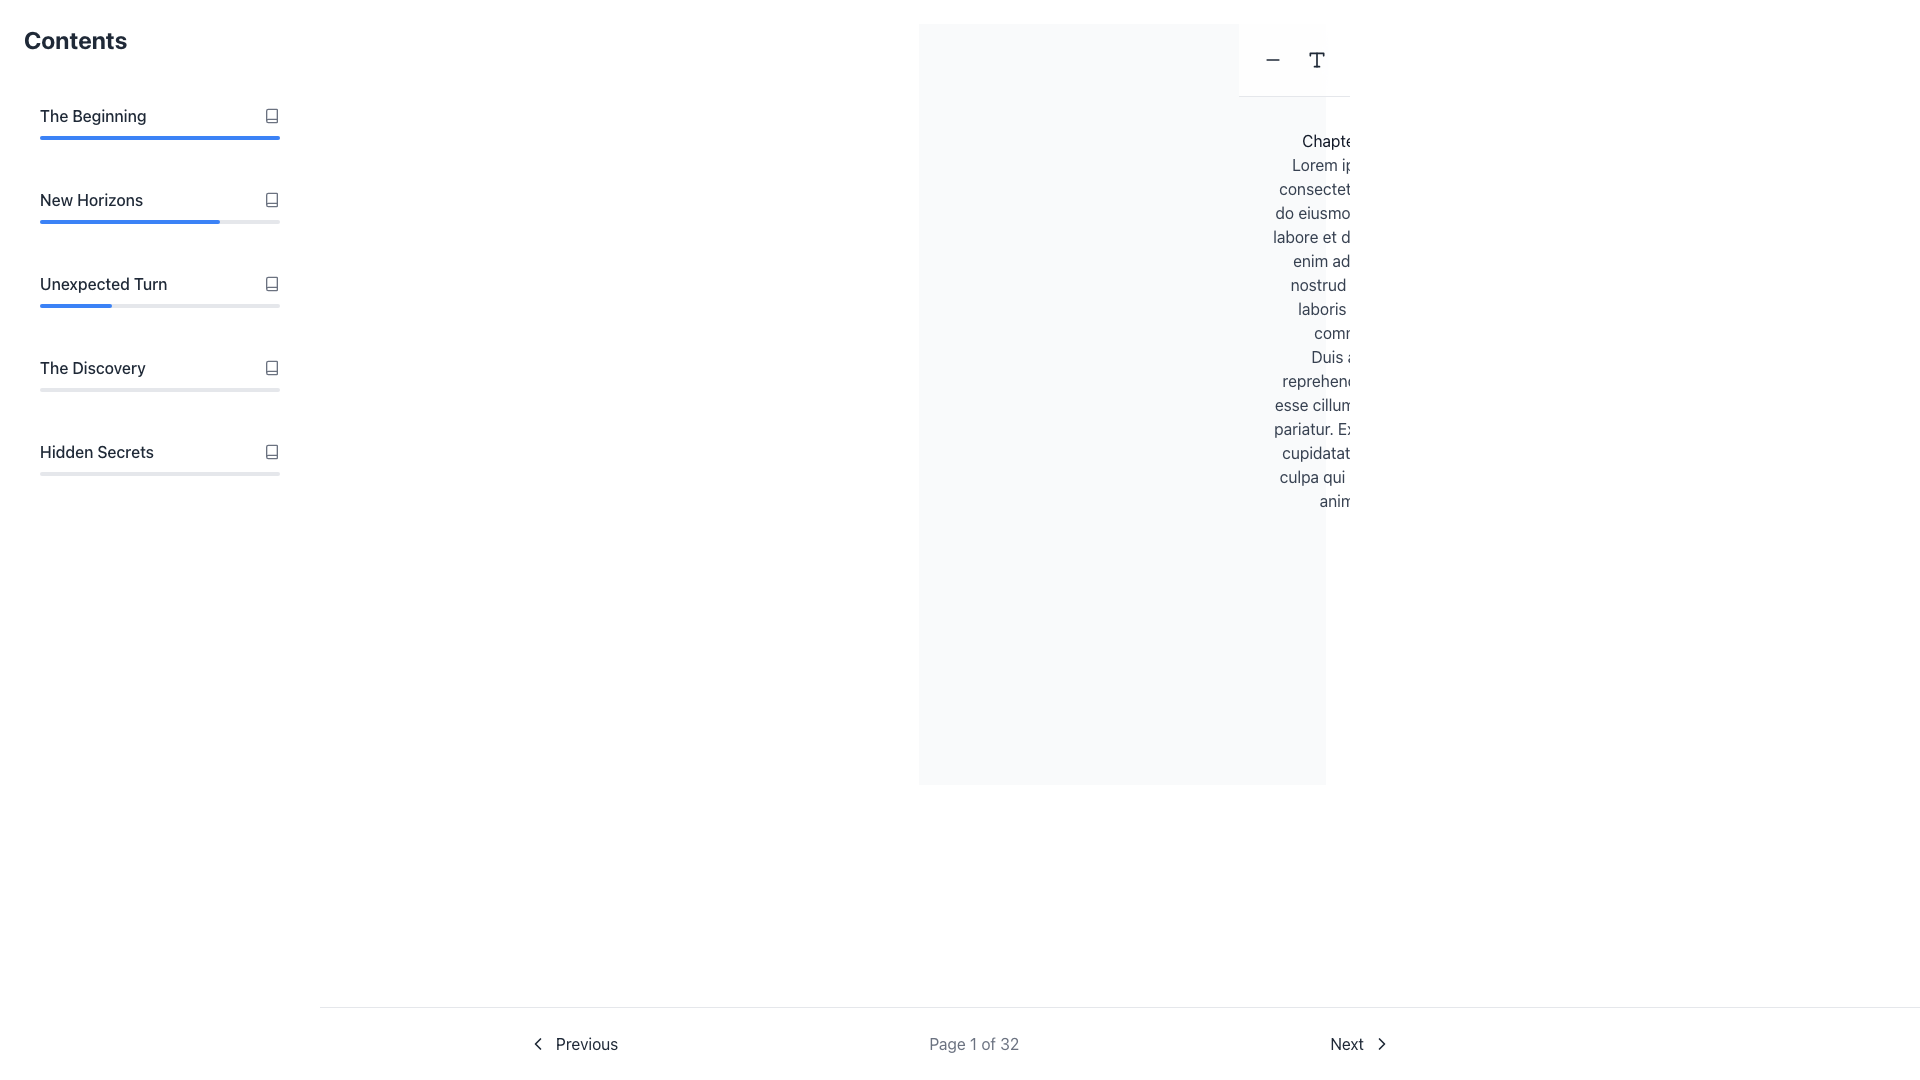 This screenshot has width=1920, height=1080. Describe the element at coordinates (1316, 59) in the screenshot. I see `the middle text or typography-related icon located between the minus icon and the plus icon at the top-center part of the interface` at that location.